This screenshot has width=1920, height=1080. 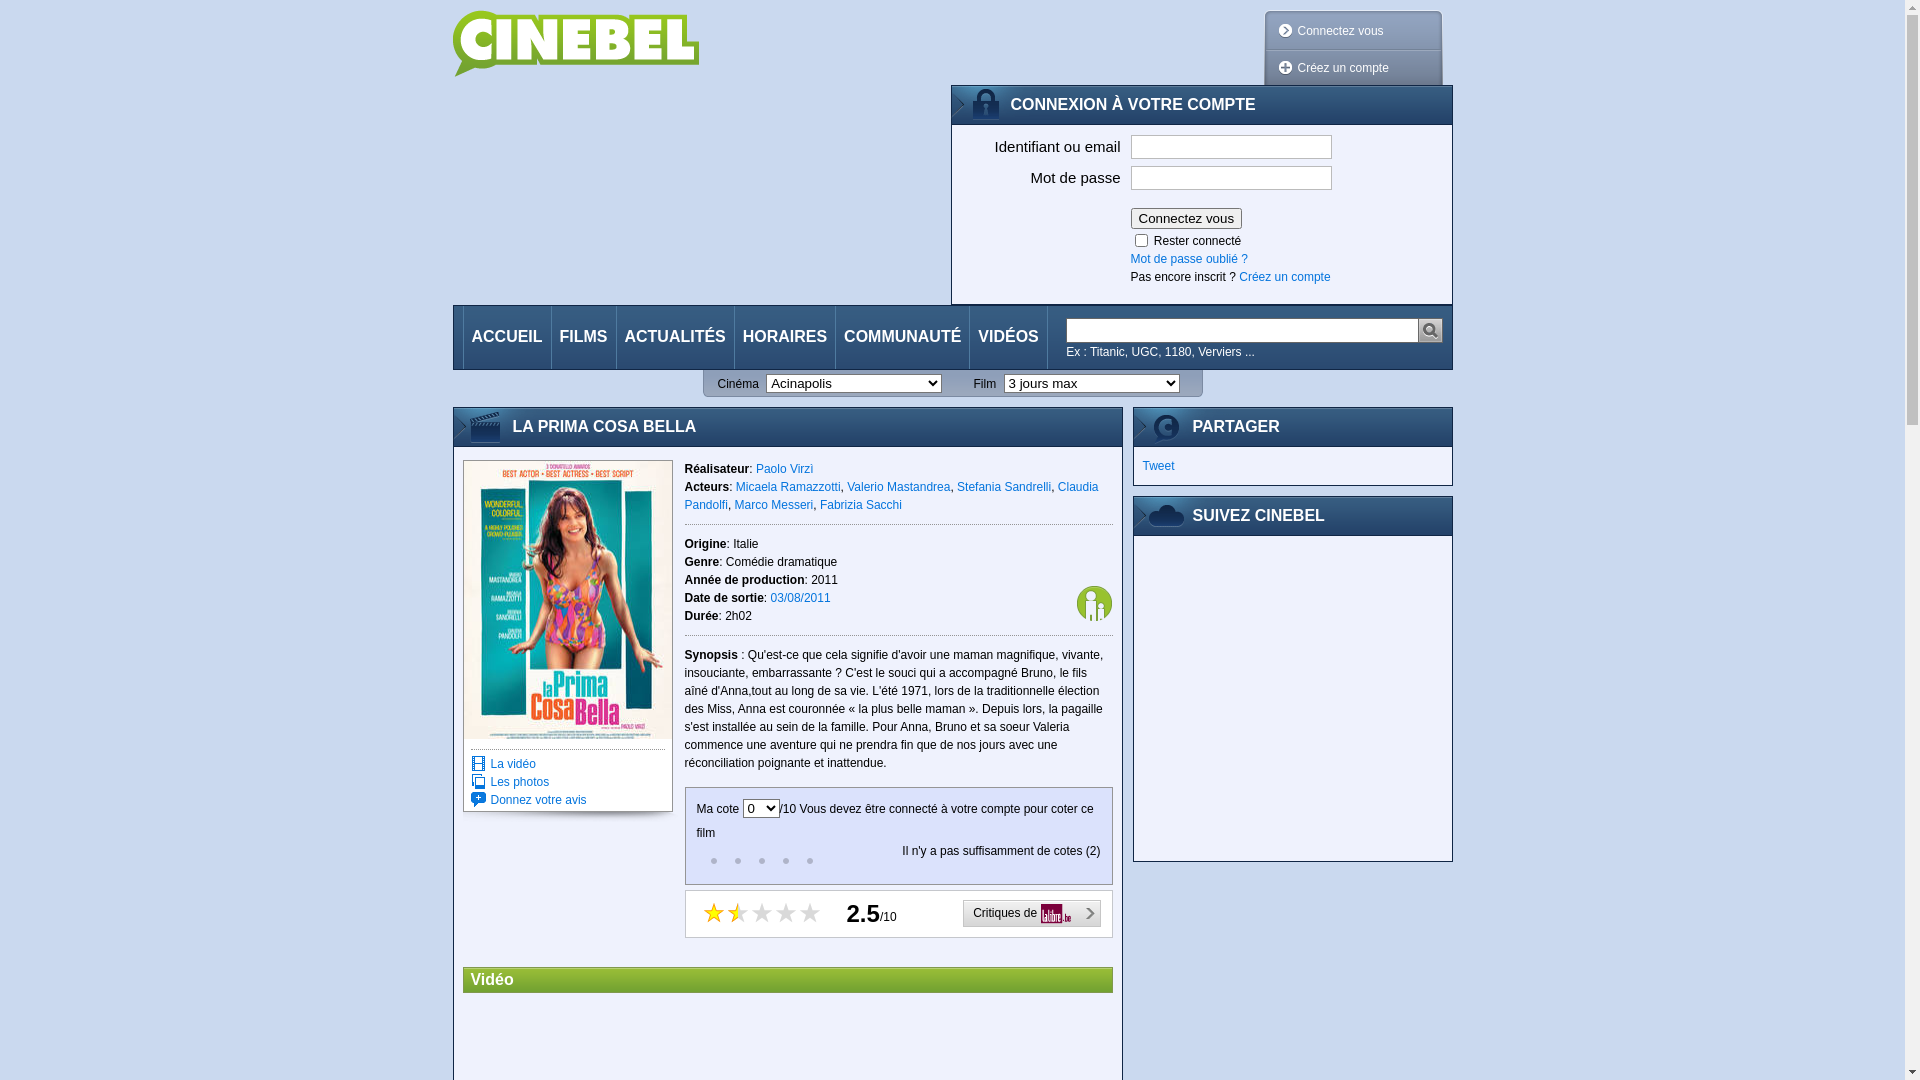 What do you see at coordinates (583, 336) in the screenshot?
I see `'FILMS'` at bounding box center [583, 336].